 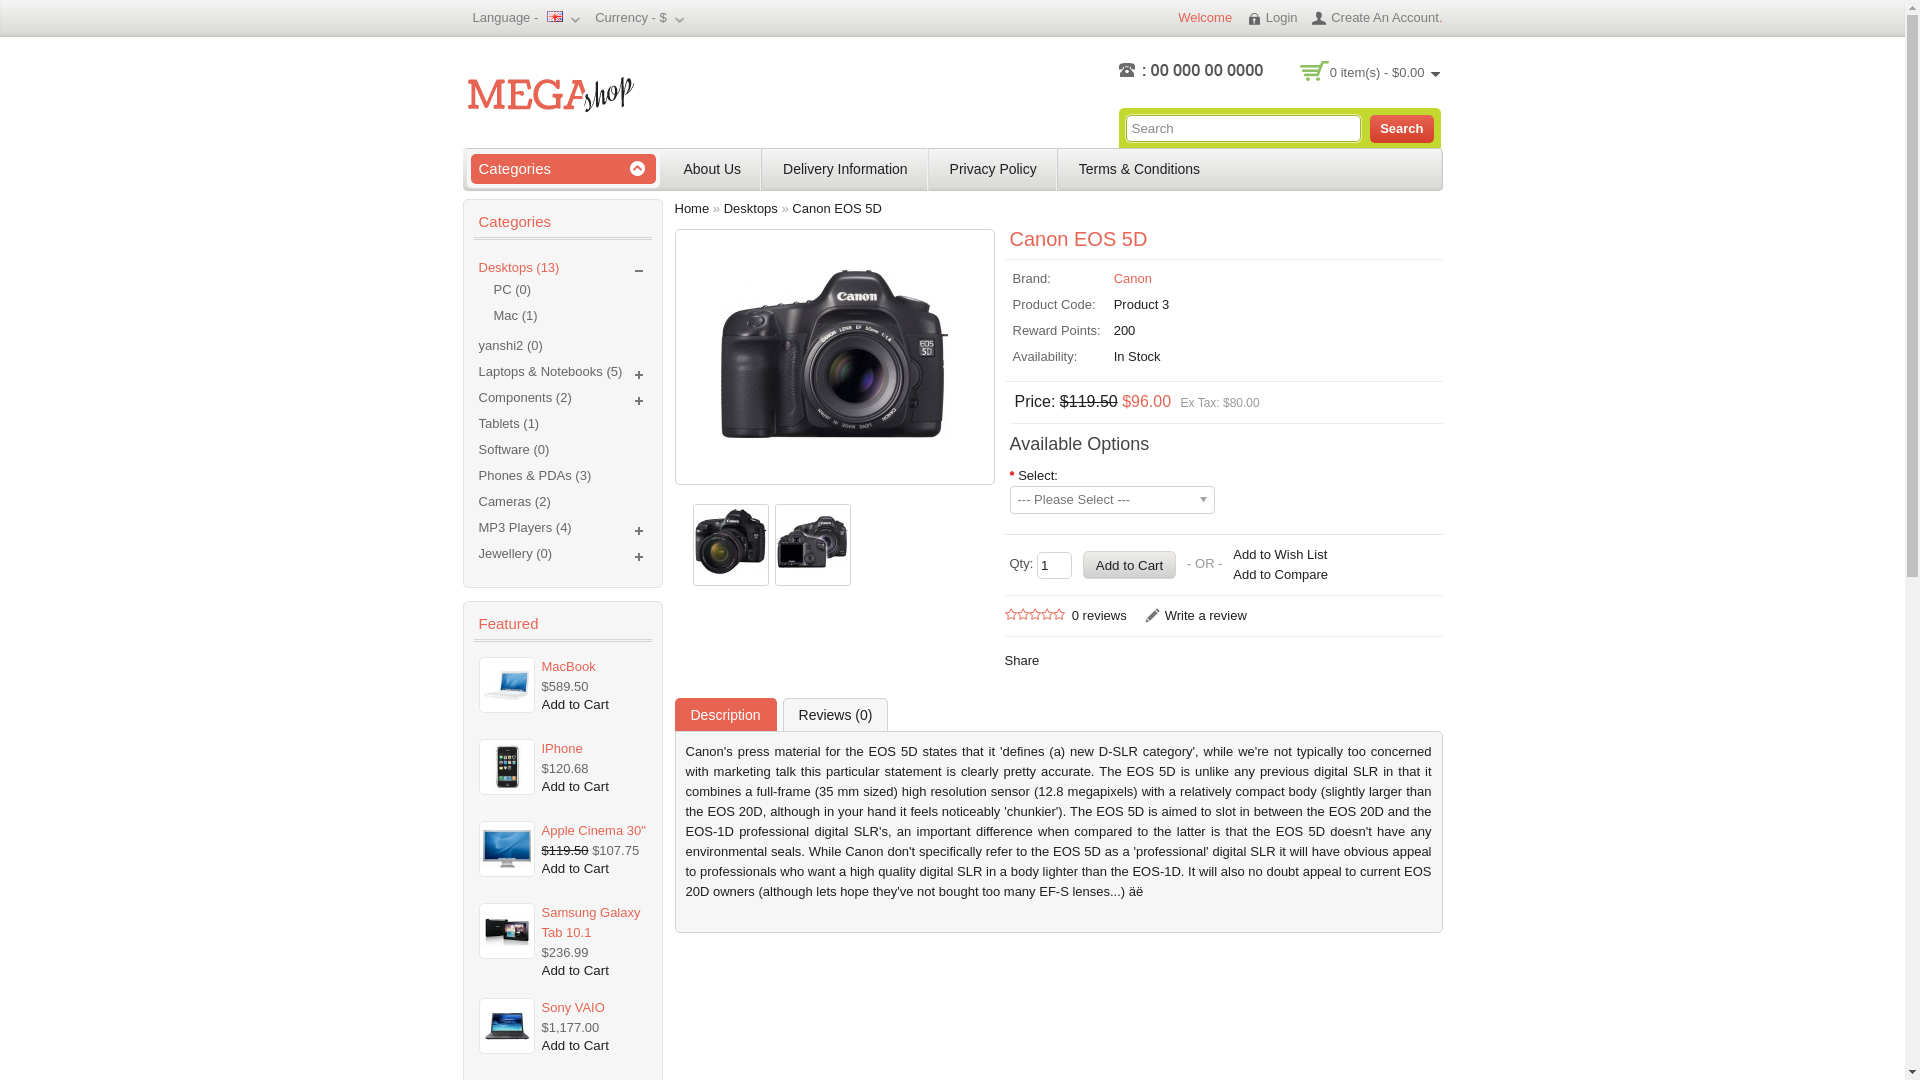 What do you see at coordinates (524, 526) in the screenshot?
I see `'MP3 Players (4)'` at bounding box center [524, 526].